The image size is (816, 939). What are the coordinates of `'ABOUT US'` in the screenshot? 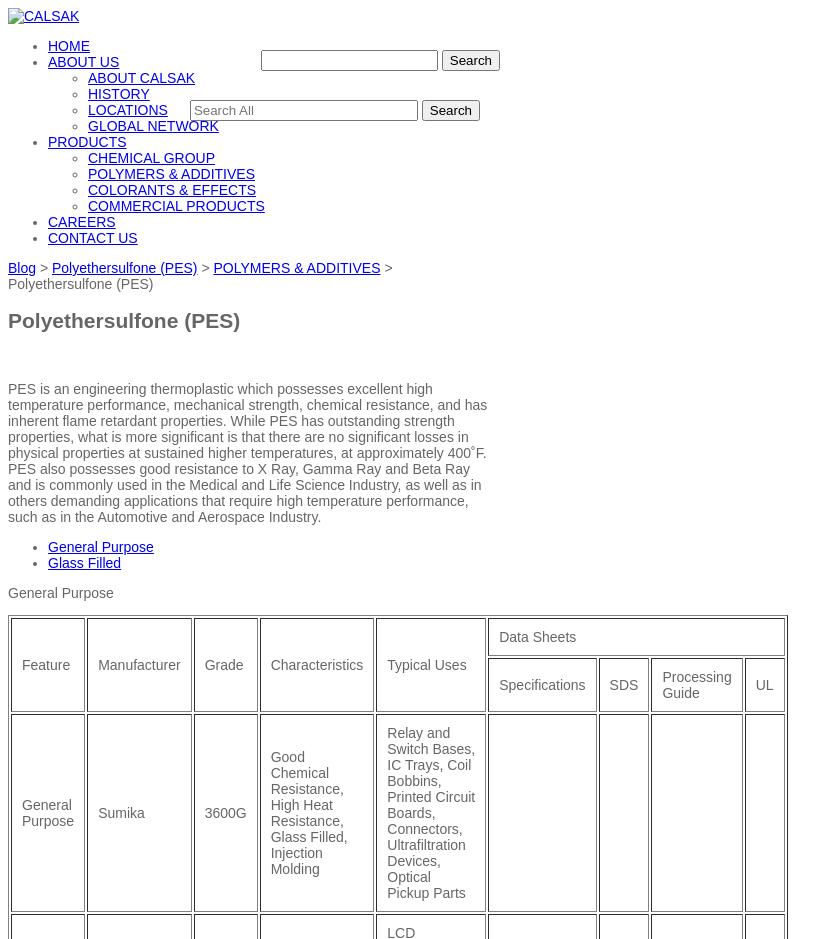 It's located at (82, 60).